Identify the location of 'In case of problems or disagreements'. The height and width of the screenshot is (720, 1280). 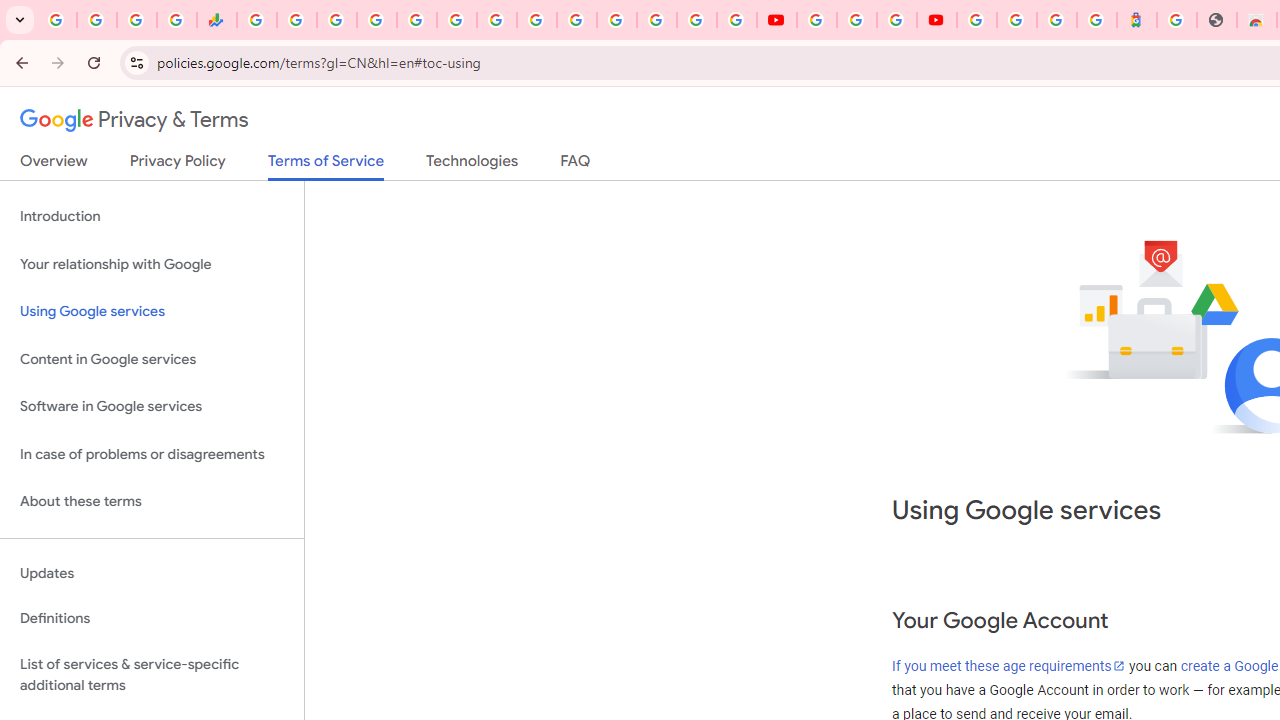
(151, 454).